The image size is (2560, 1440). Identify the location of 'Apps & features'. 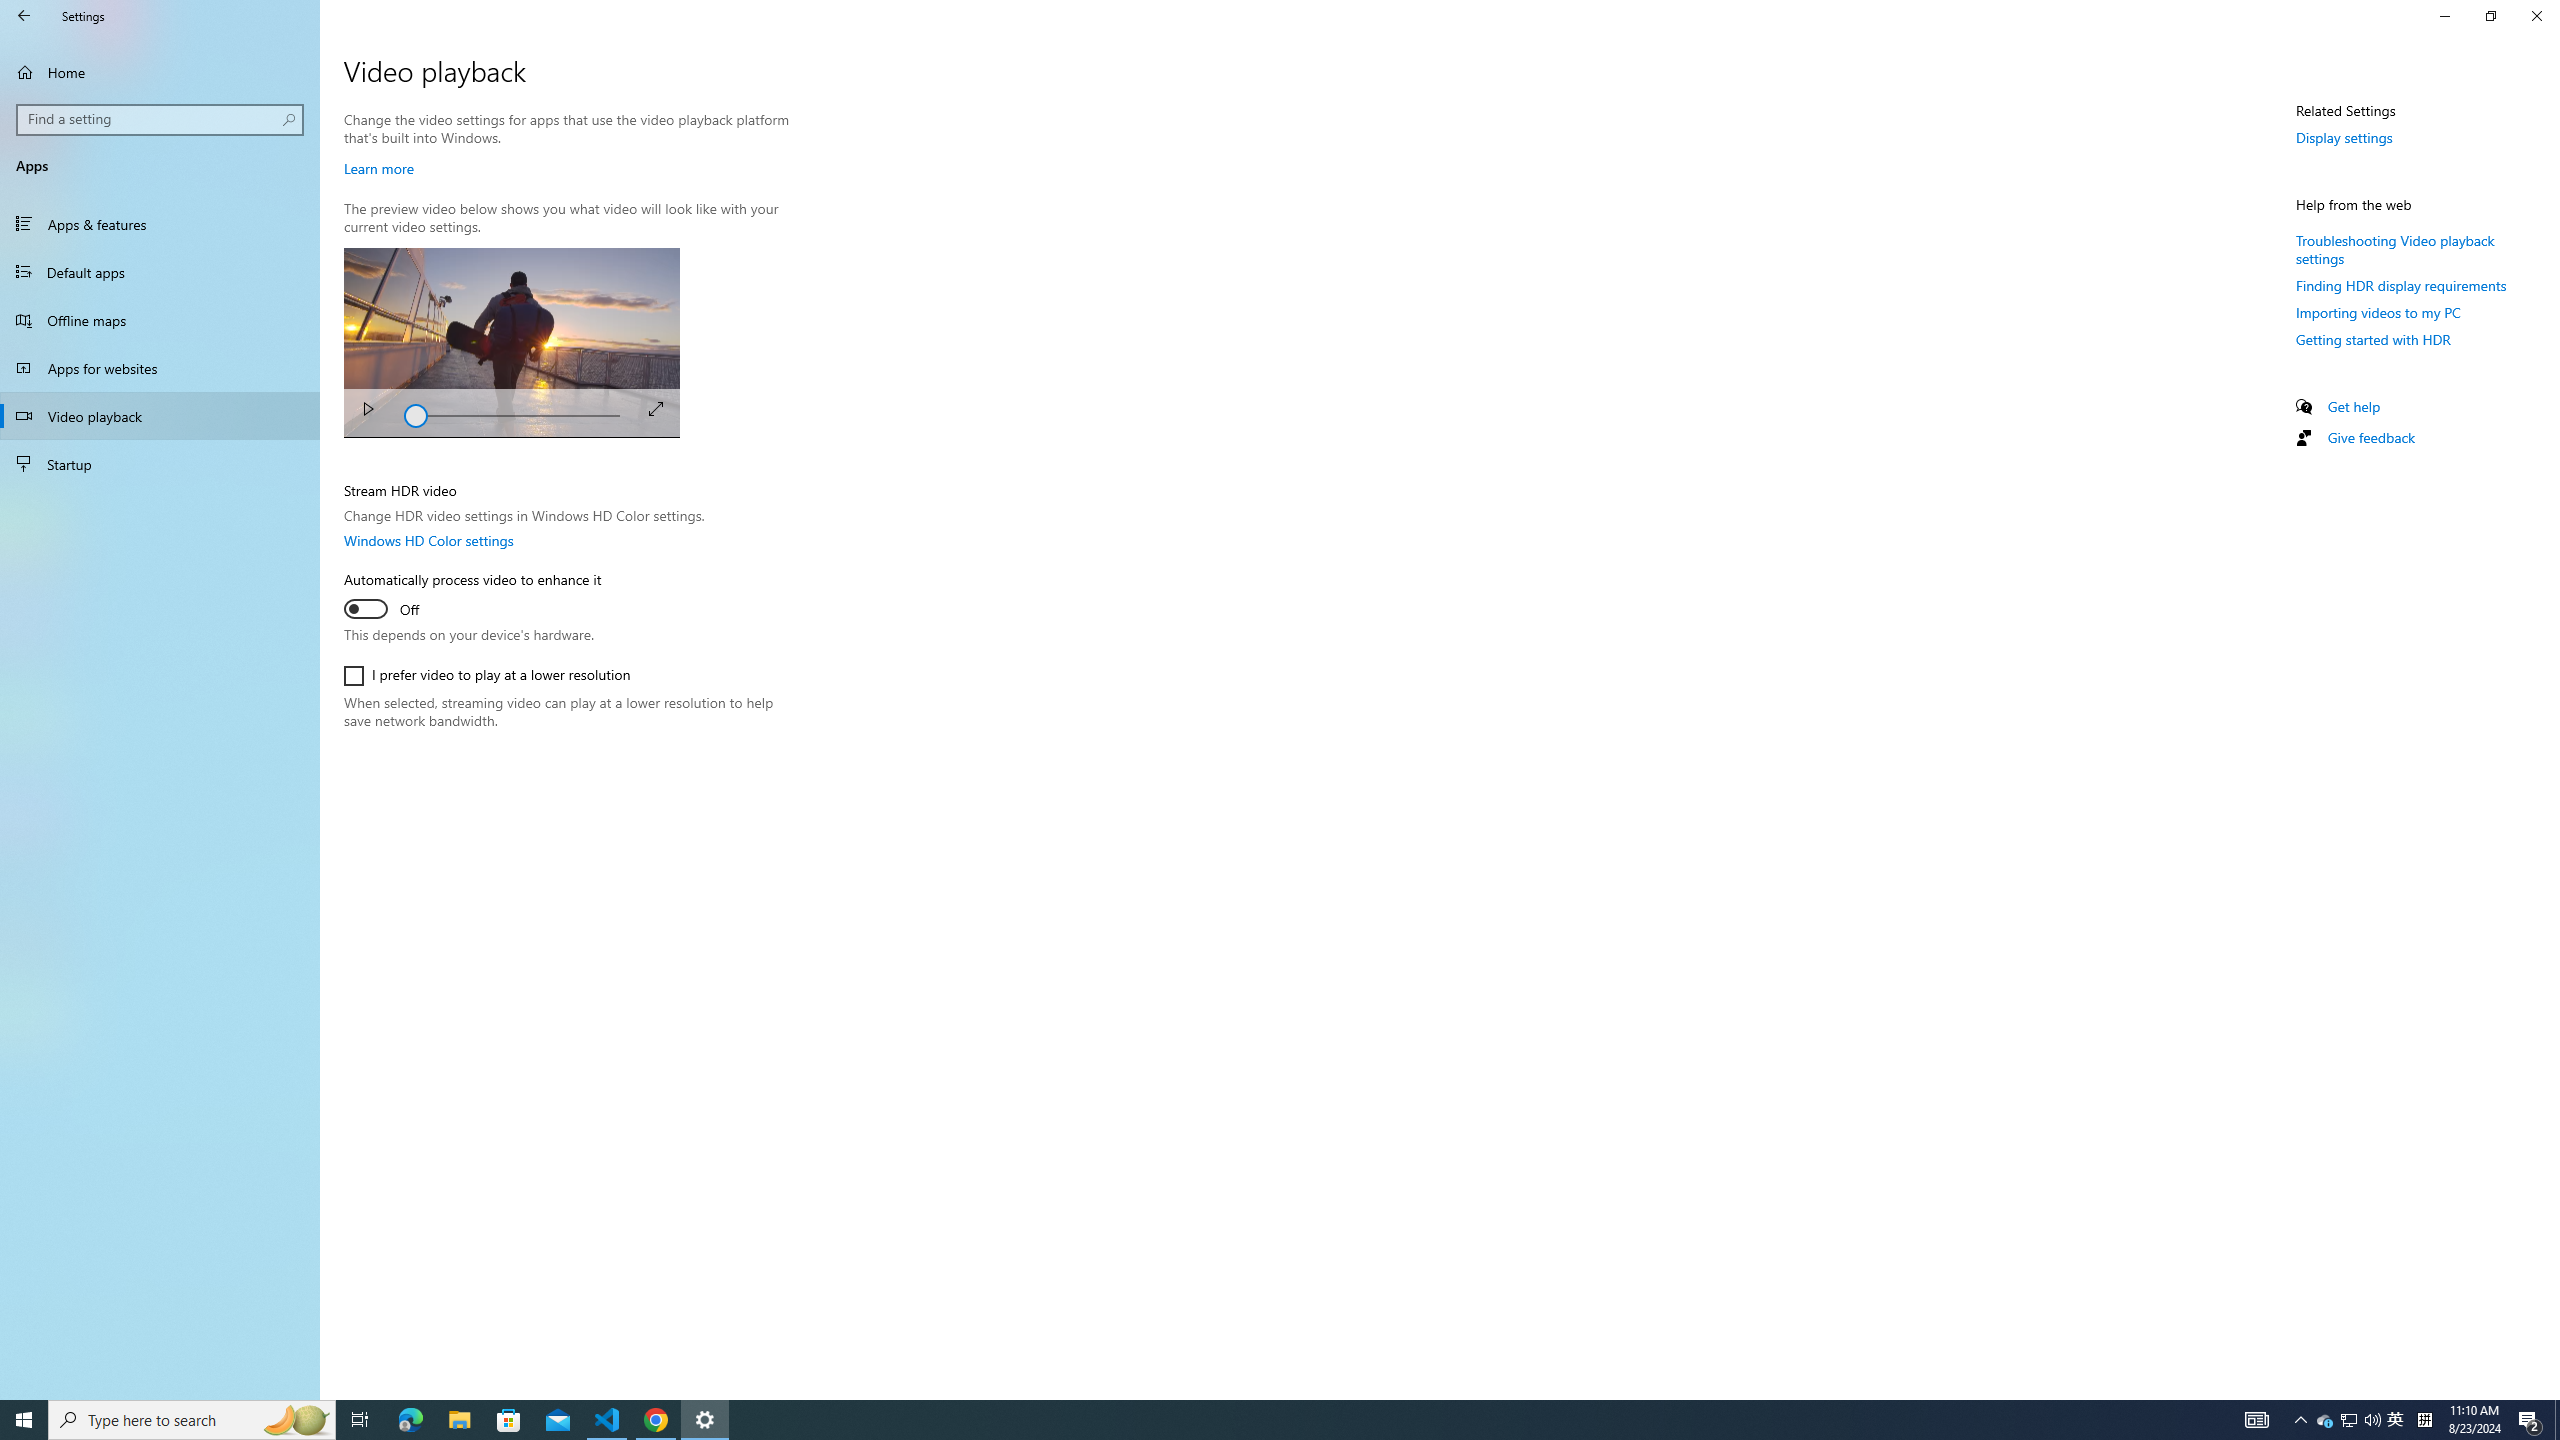
(159, 222).